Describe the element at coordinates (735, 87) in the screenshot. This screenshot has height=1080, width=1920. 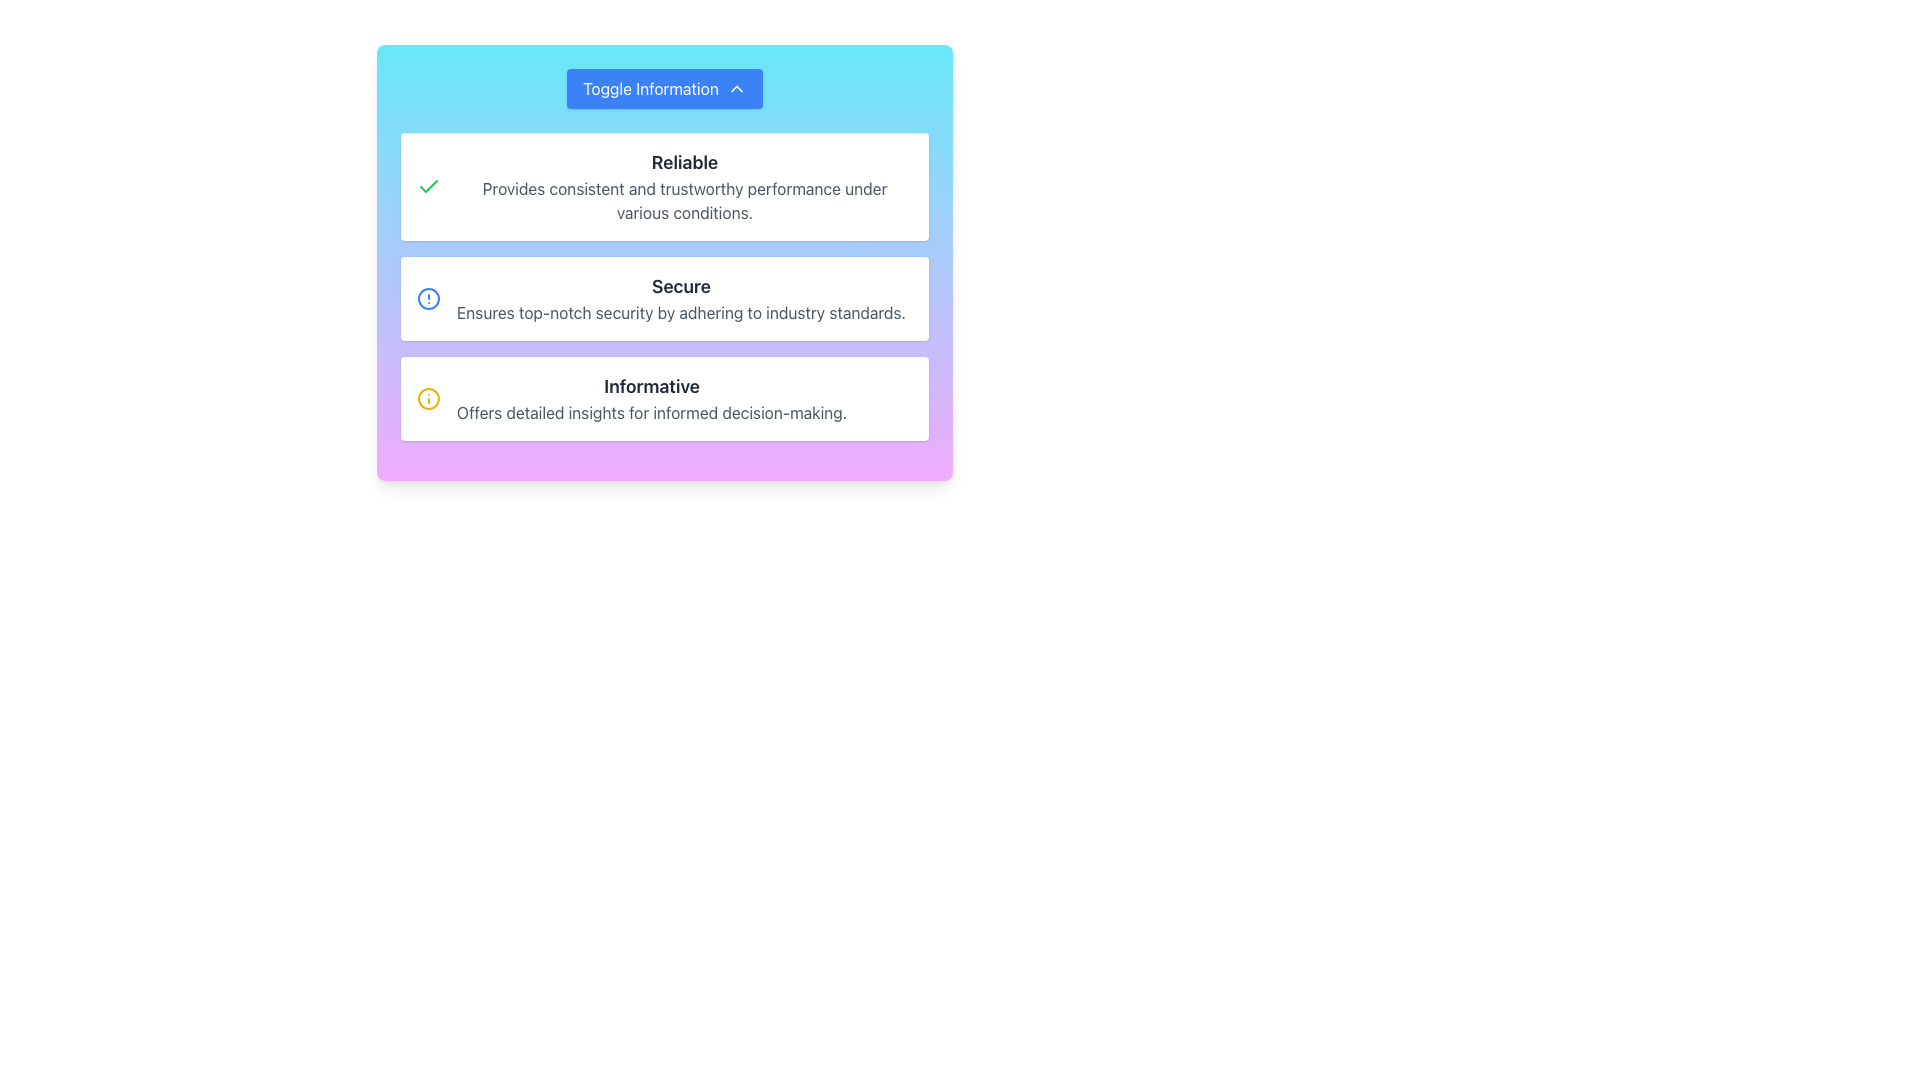
I see `the icon located inside the right edge of the blue button labeled 'Toggle Information'` at that location.